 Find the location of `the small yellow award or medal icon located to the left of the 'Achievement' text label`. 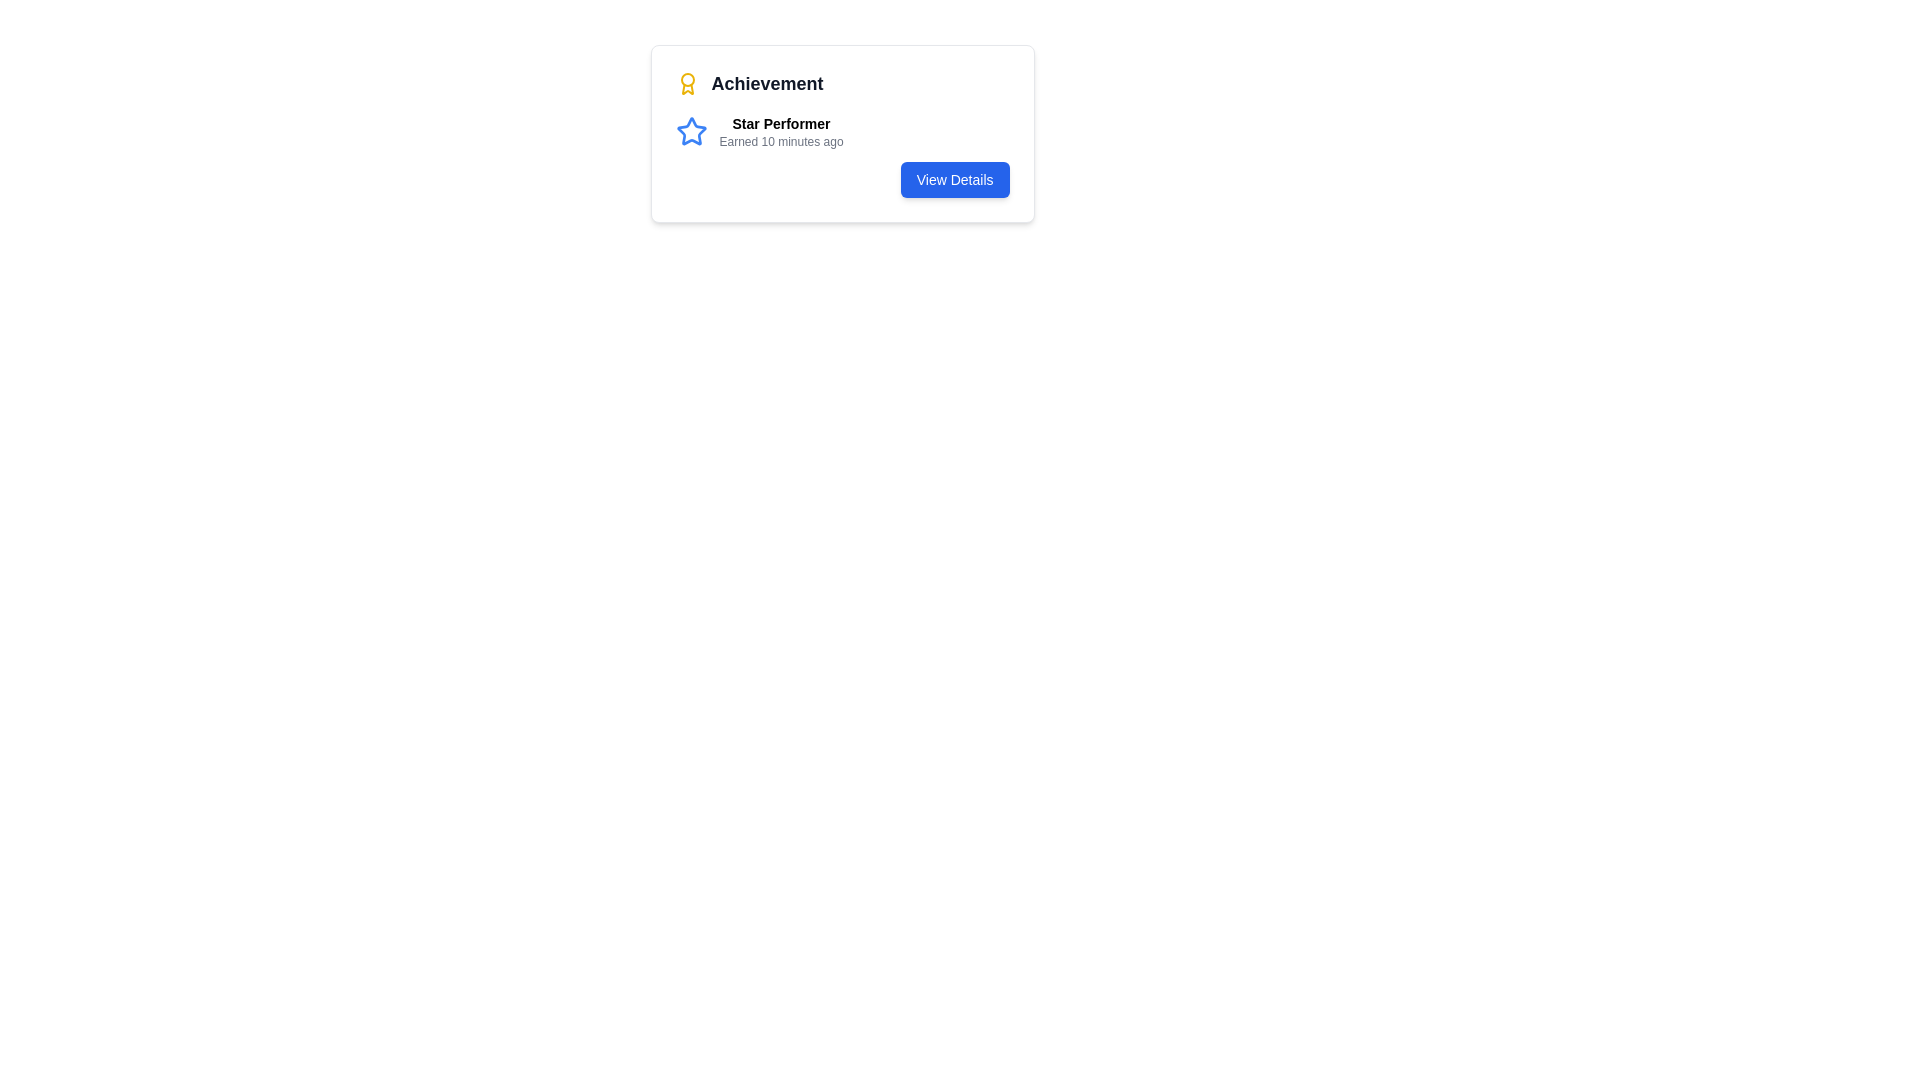

the small yellow award or medal icon located to the left of the 'Achievement' text label is located at coordinates (687, 83).